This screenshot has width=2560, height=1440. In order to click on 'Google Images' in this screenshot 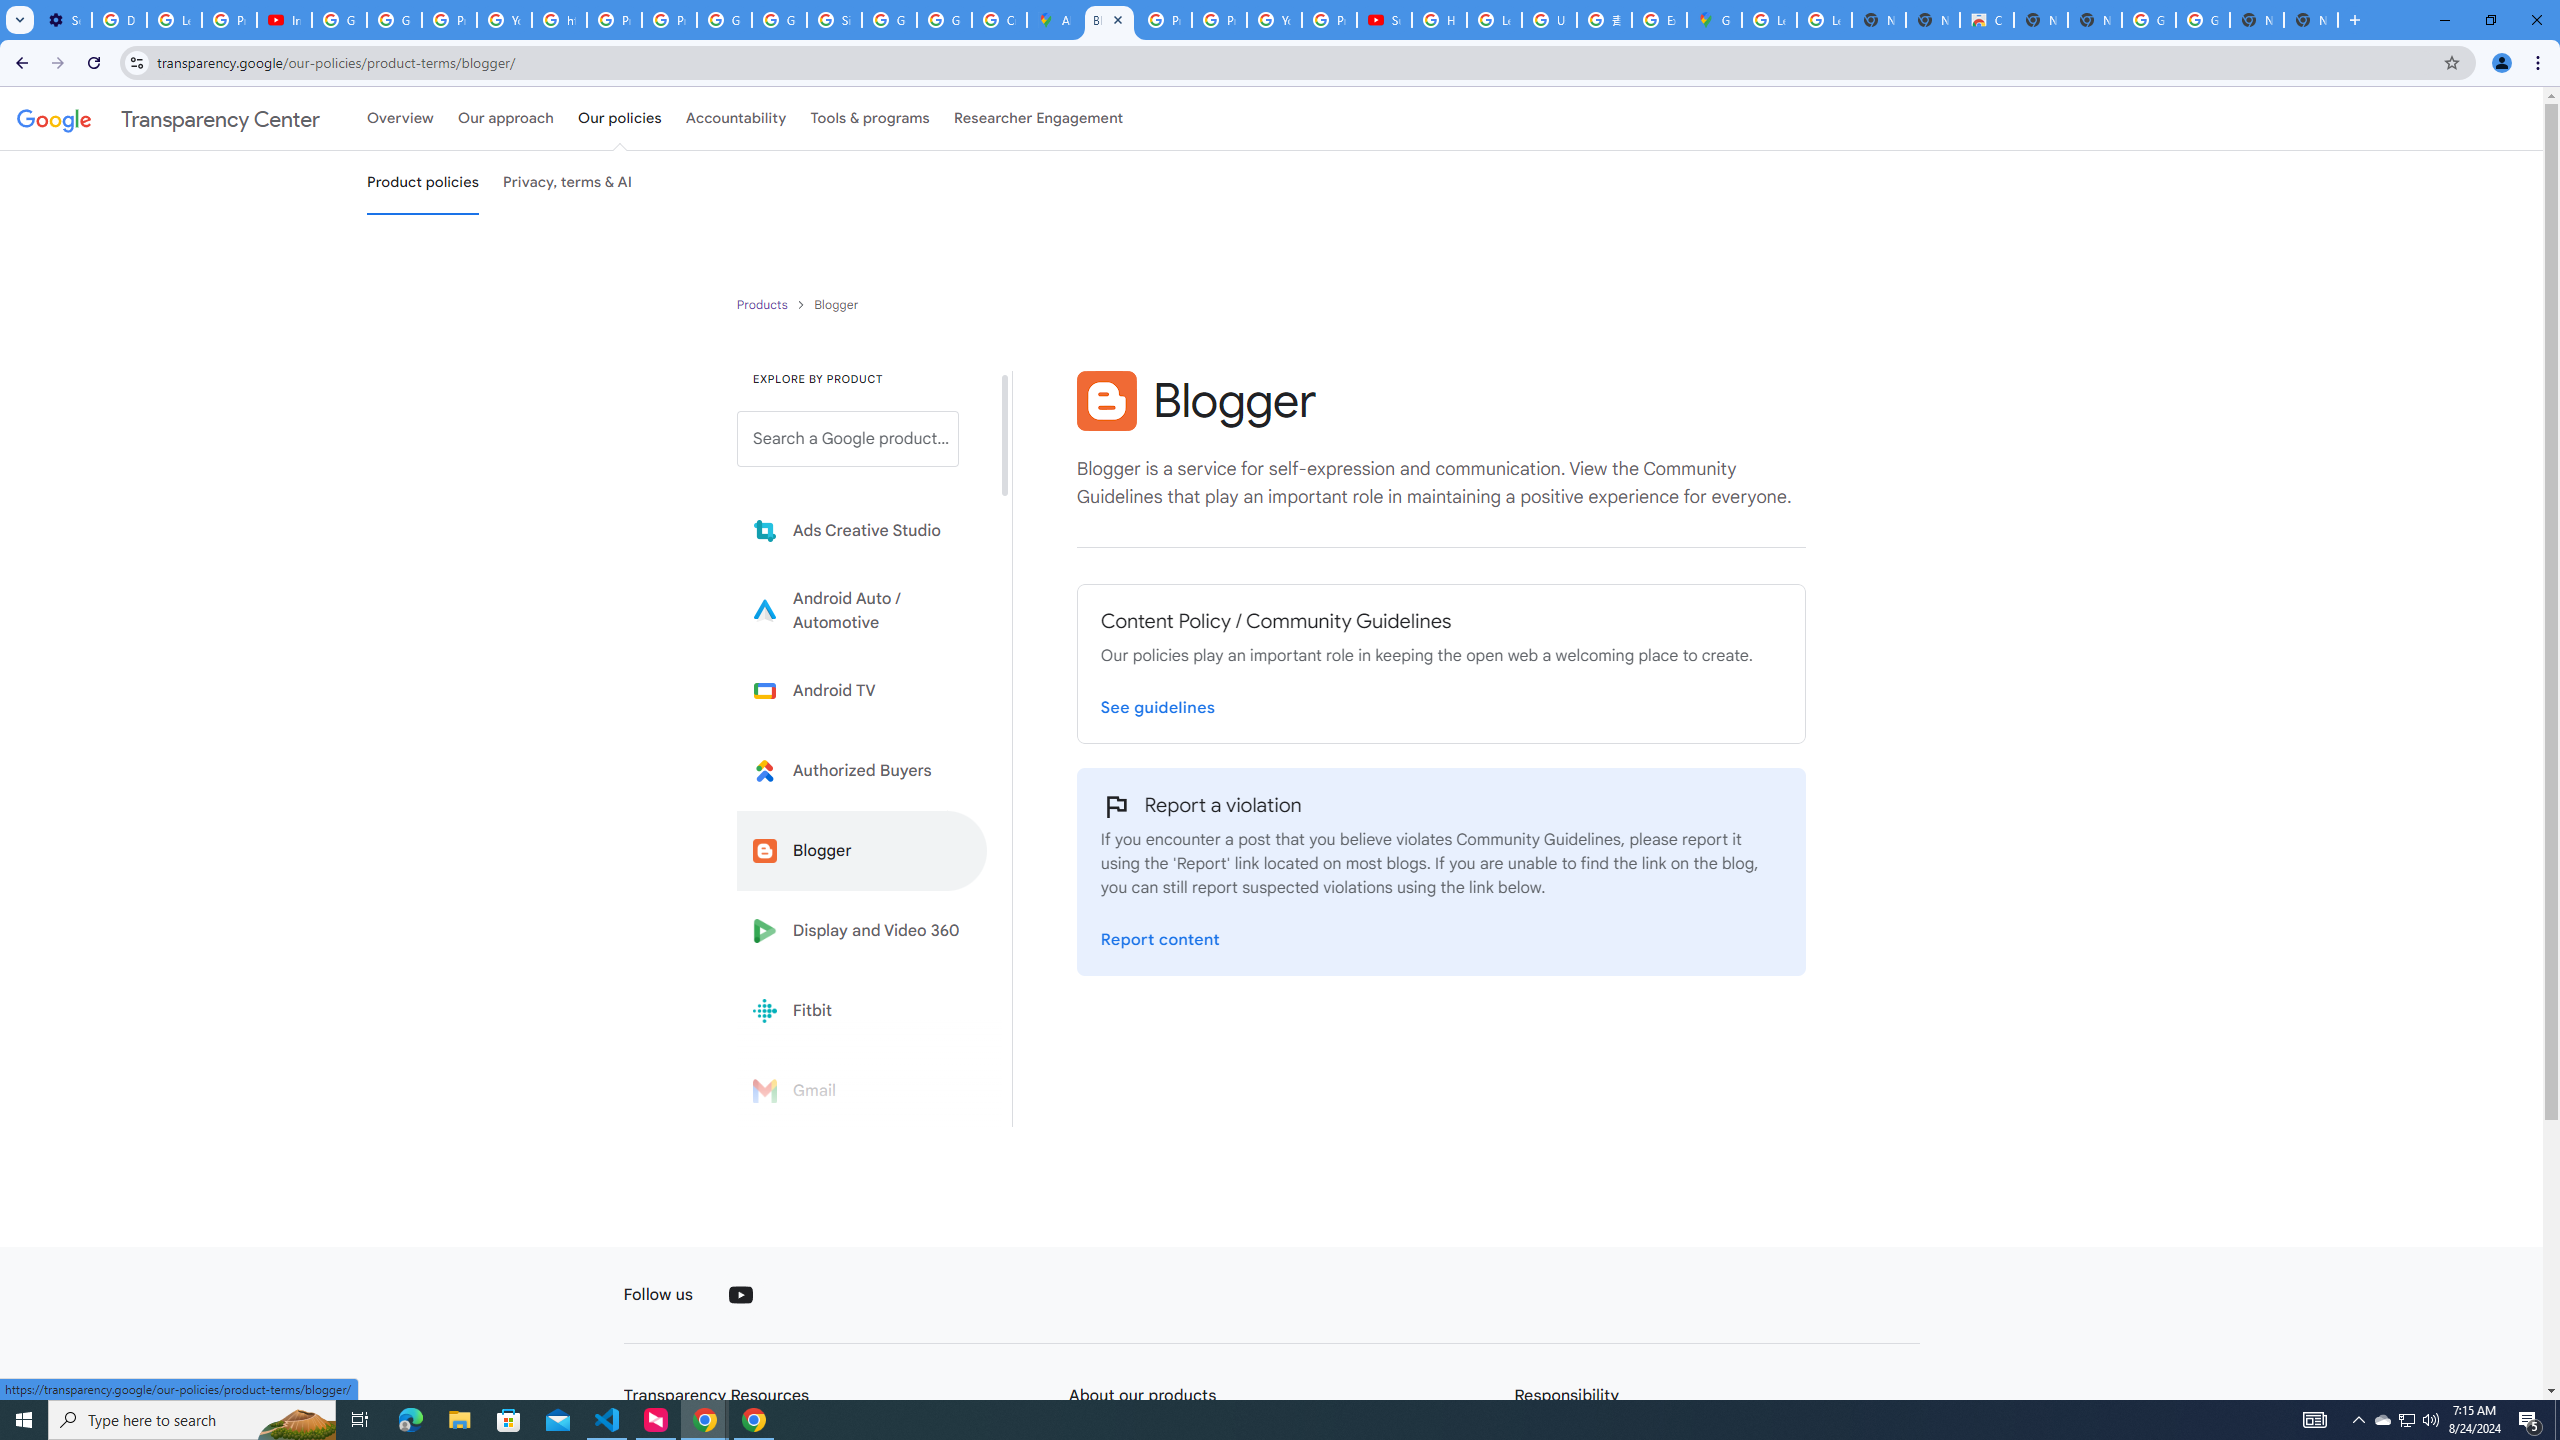, I will do `click(2148, 19)`.